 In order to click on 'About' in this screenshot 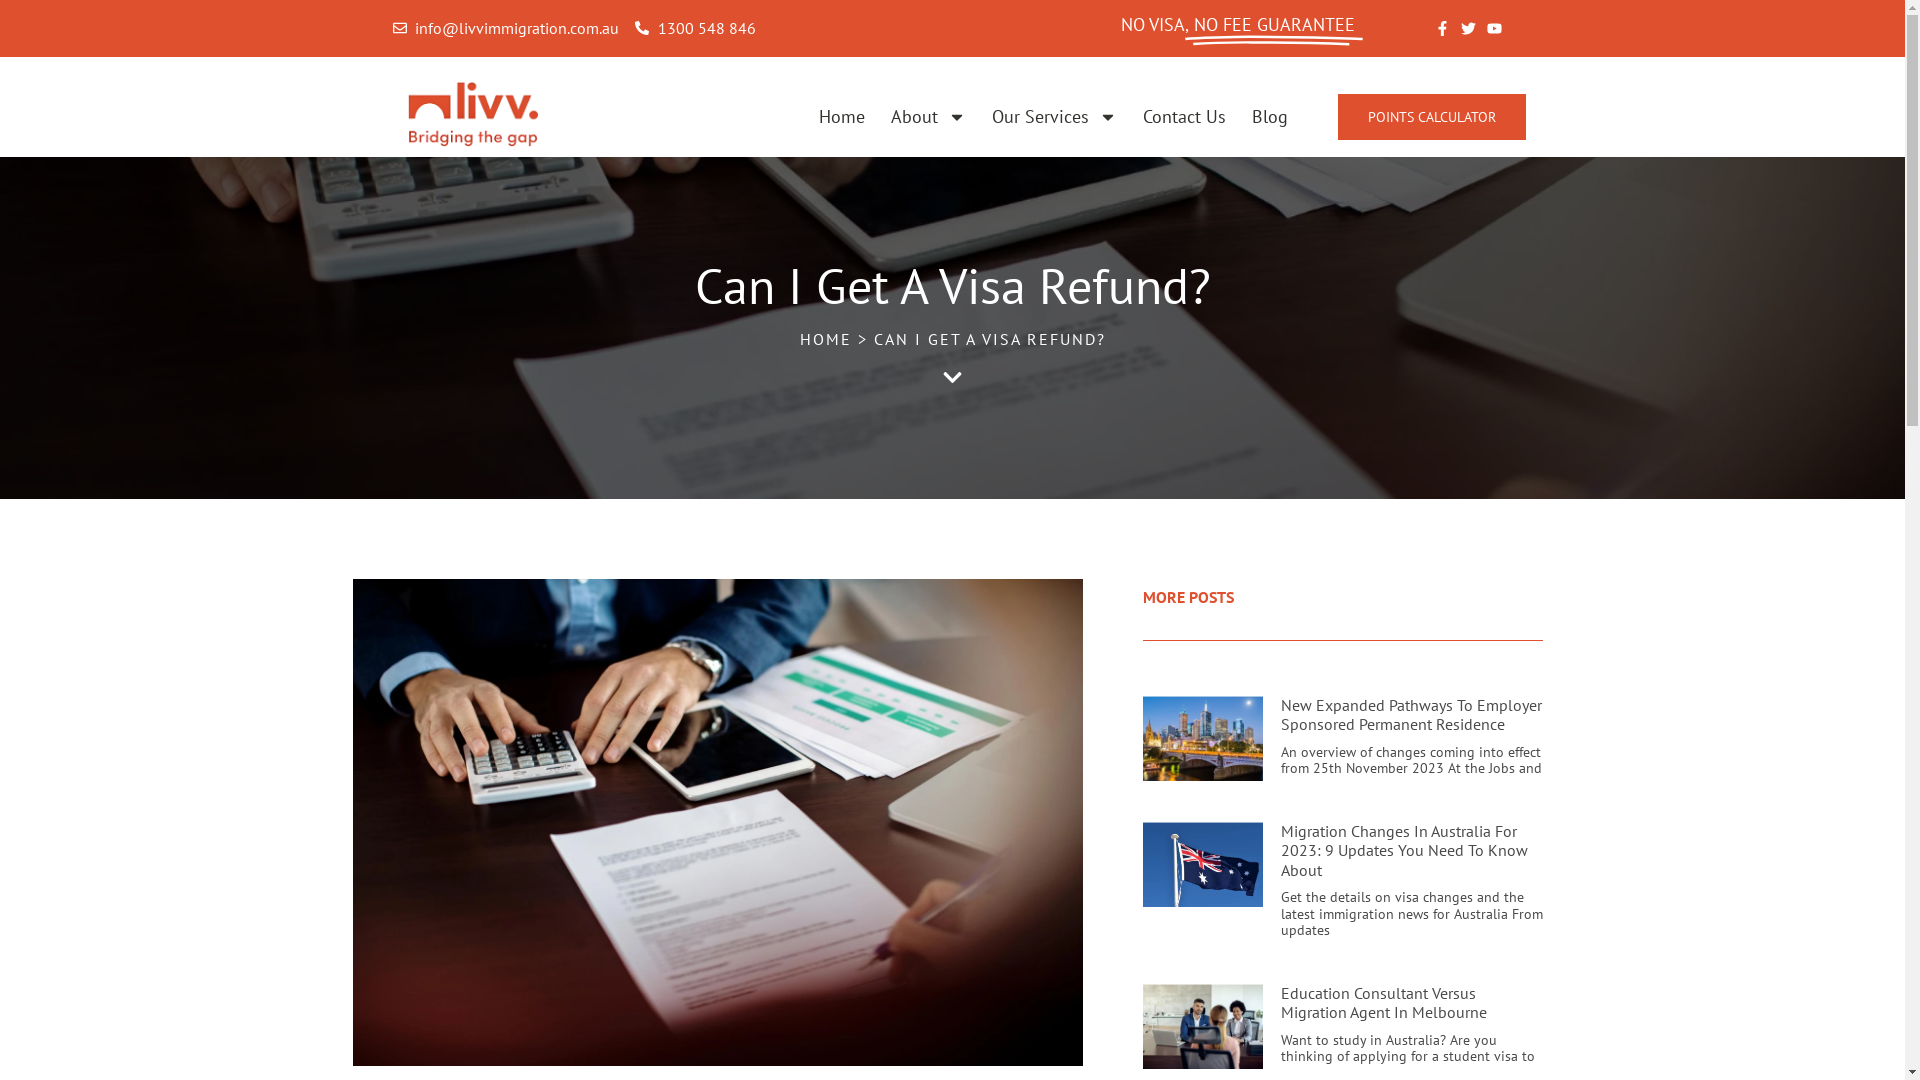, I will do `click(927, 117)`.